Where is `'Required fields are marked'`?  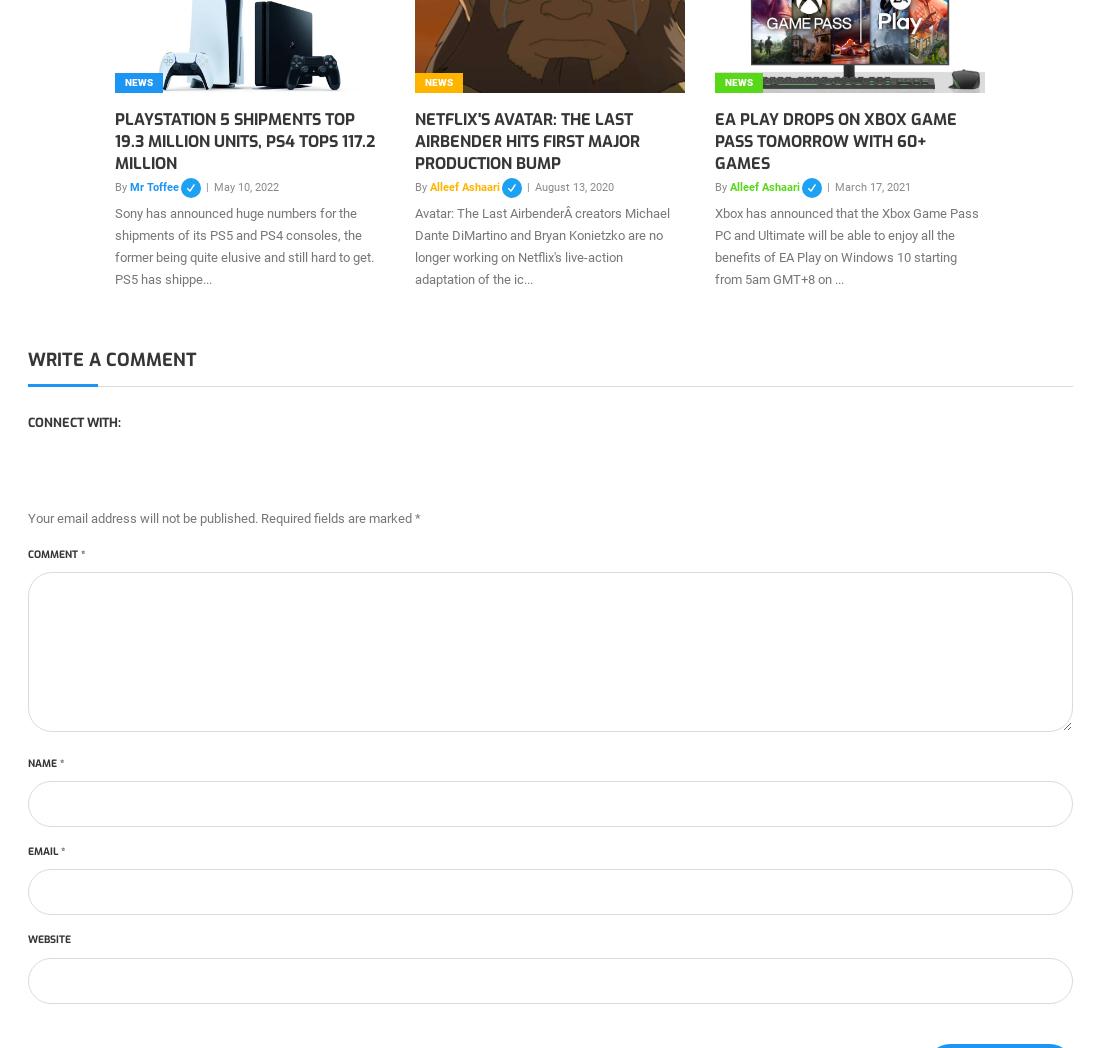 'Required fields are marked' is located at coordinates (336, 517).